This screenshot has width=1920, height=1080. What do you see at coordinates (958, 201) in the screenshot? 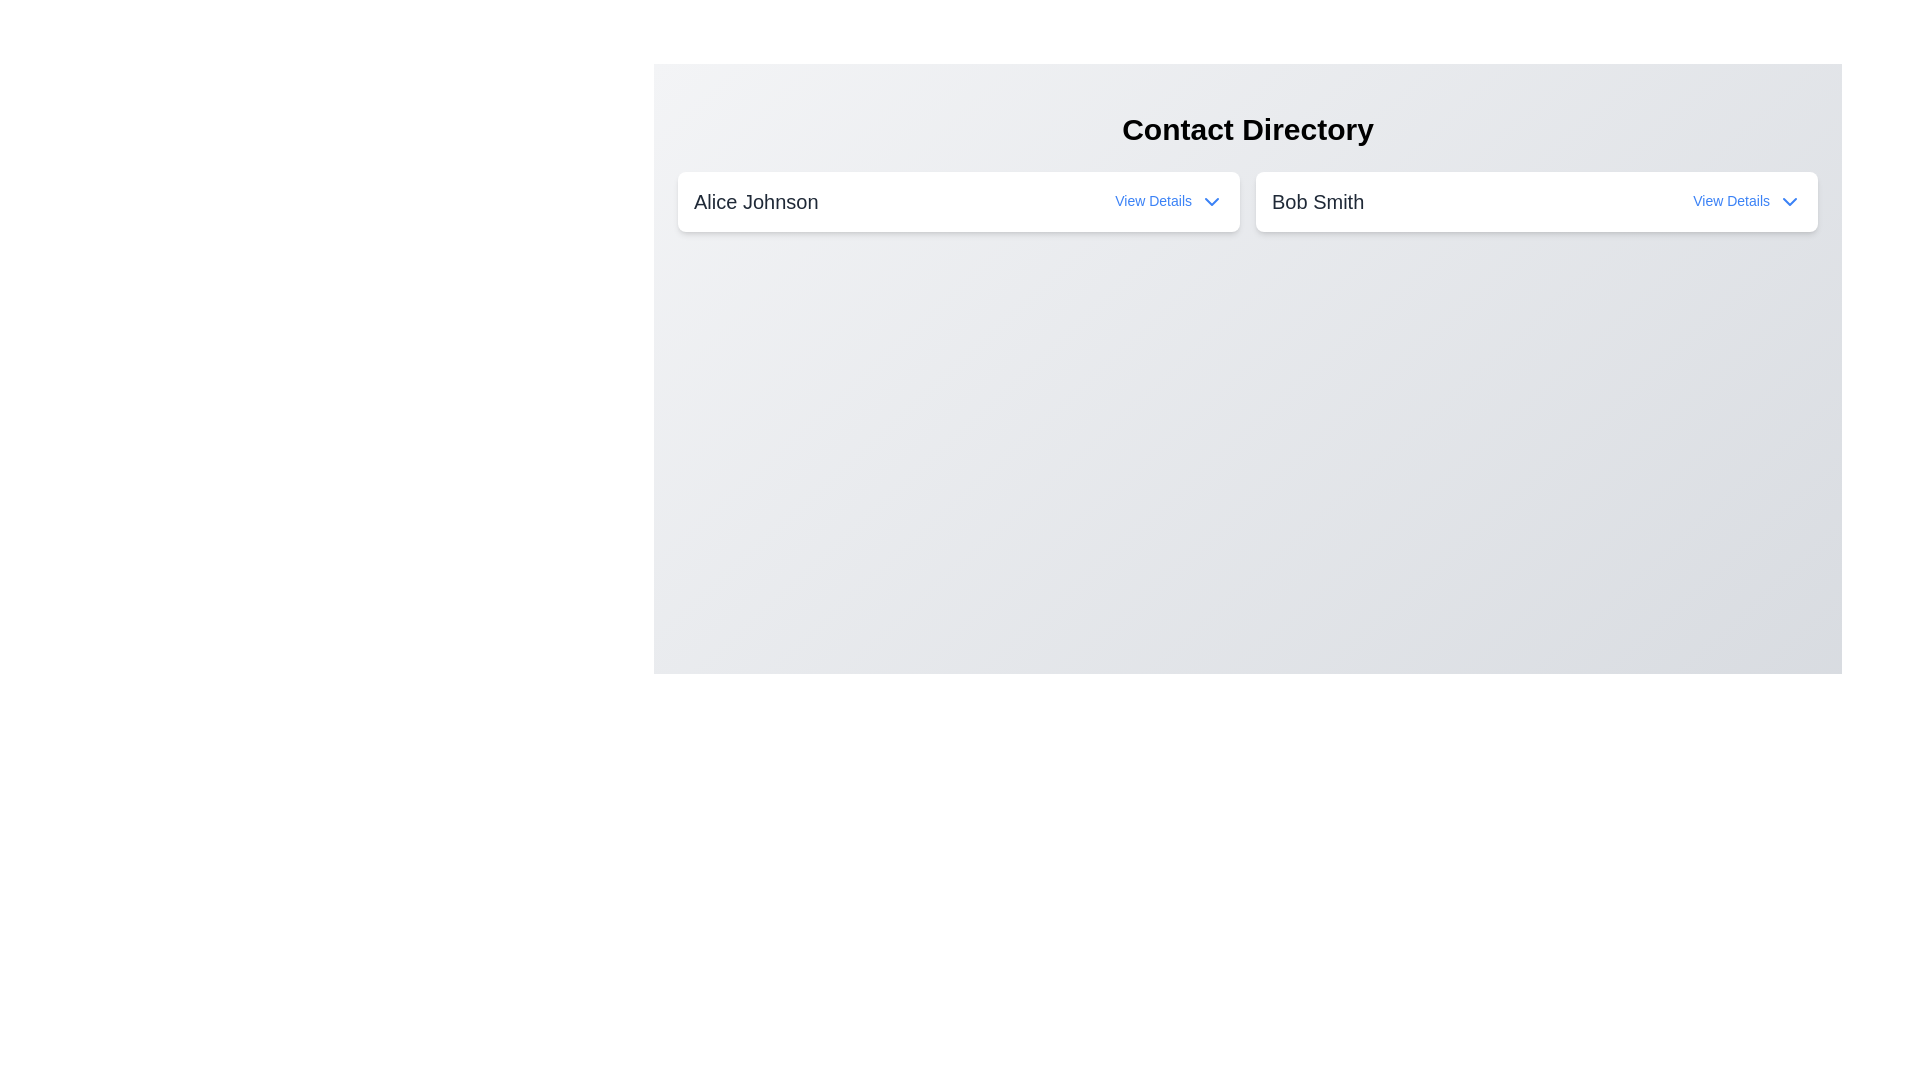
I see `the card displaying information for 'Alice Johnson' in the 'Contact Directory', which is the first card on the left in a horizontal layout` at bounding box center [958, 201].